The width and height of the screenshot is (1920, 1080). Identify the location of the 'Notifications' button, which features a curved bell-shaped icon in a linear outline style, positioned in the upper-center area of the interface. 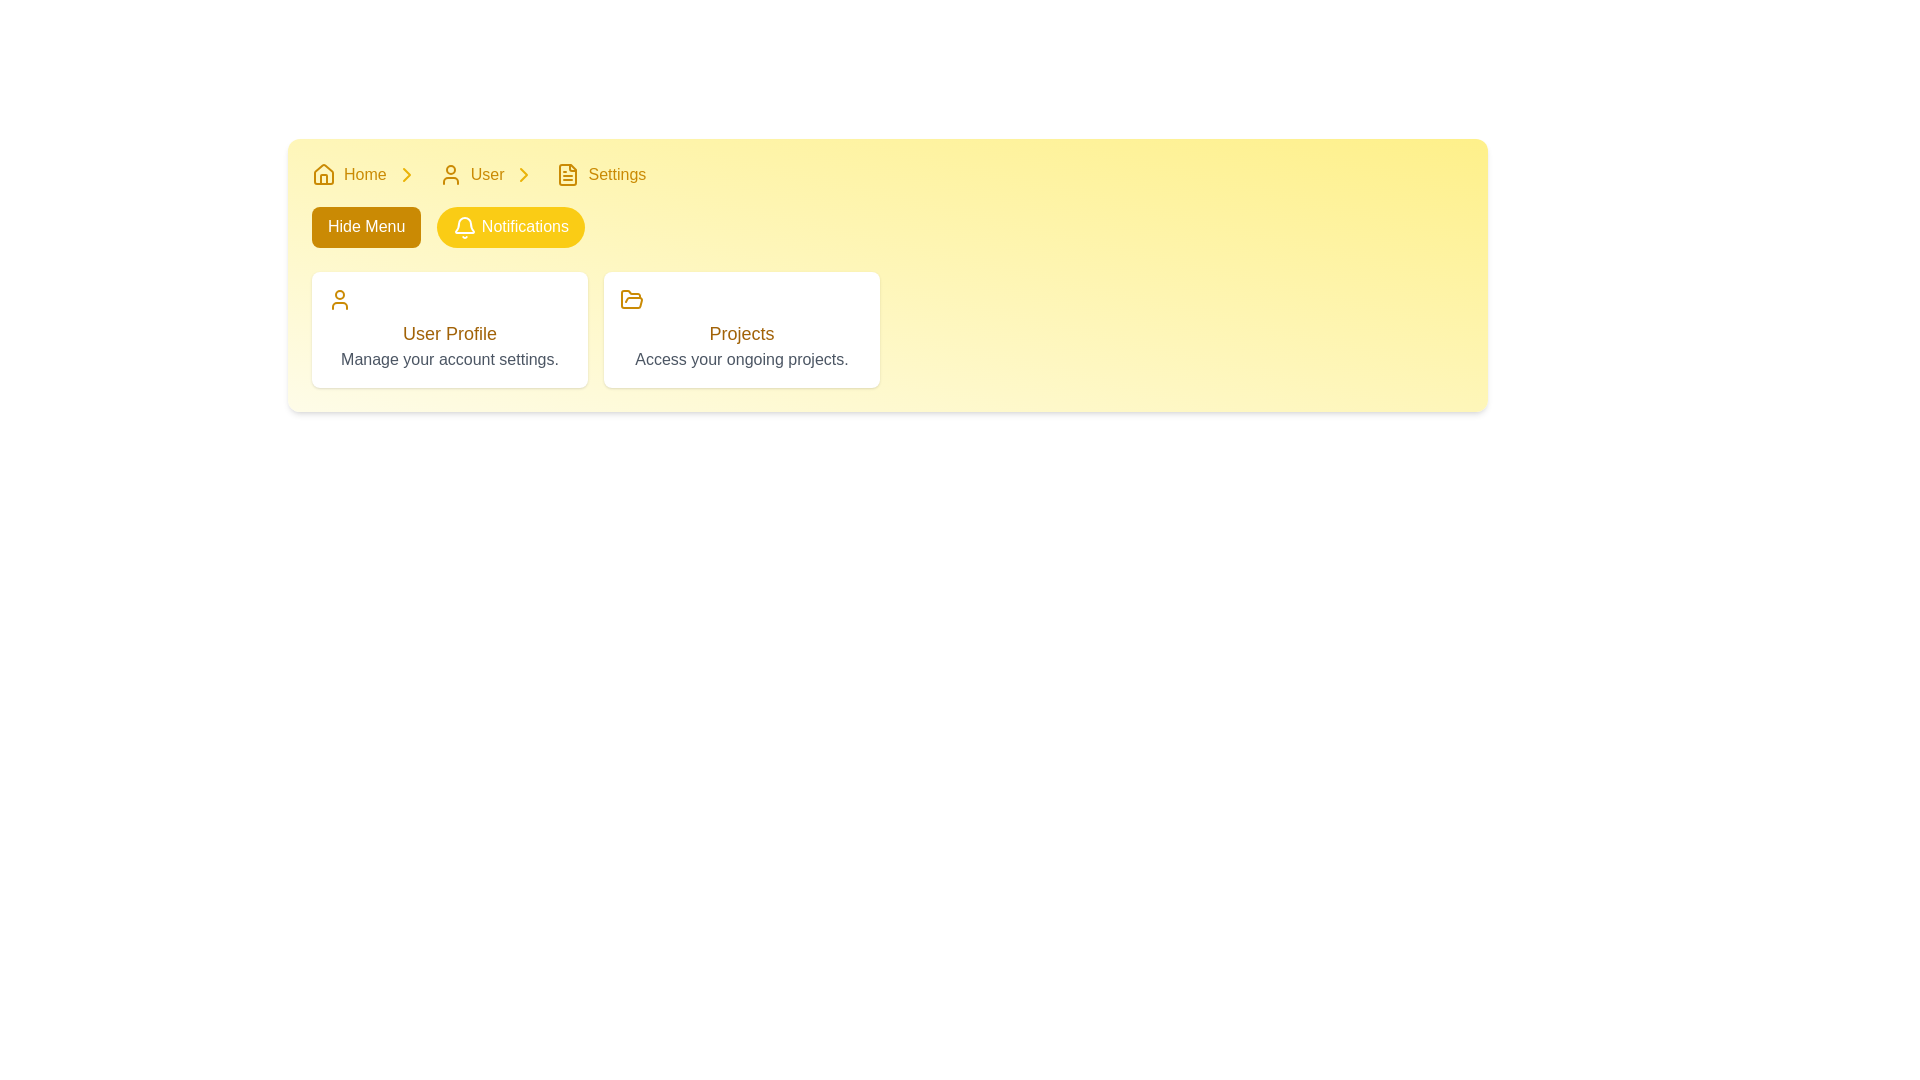
(464, 225).